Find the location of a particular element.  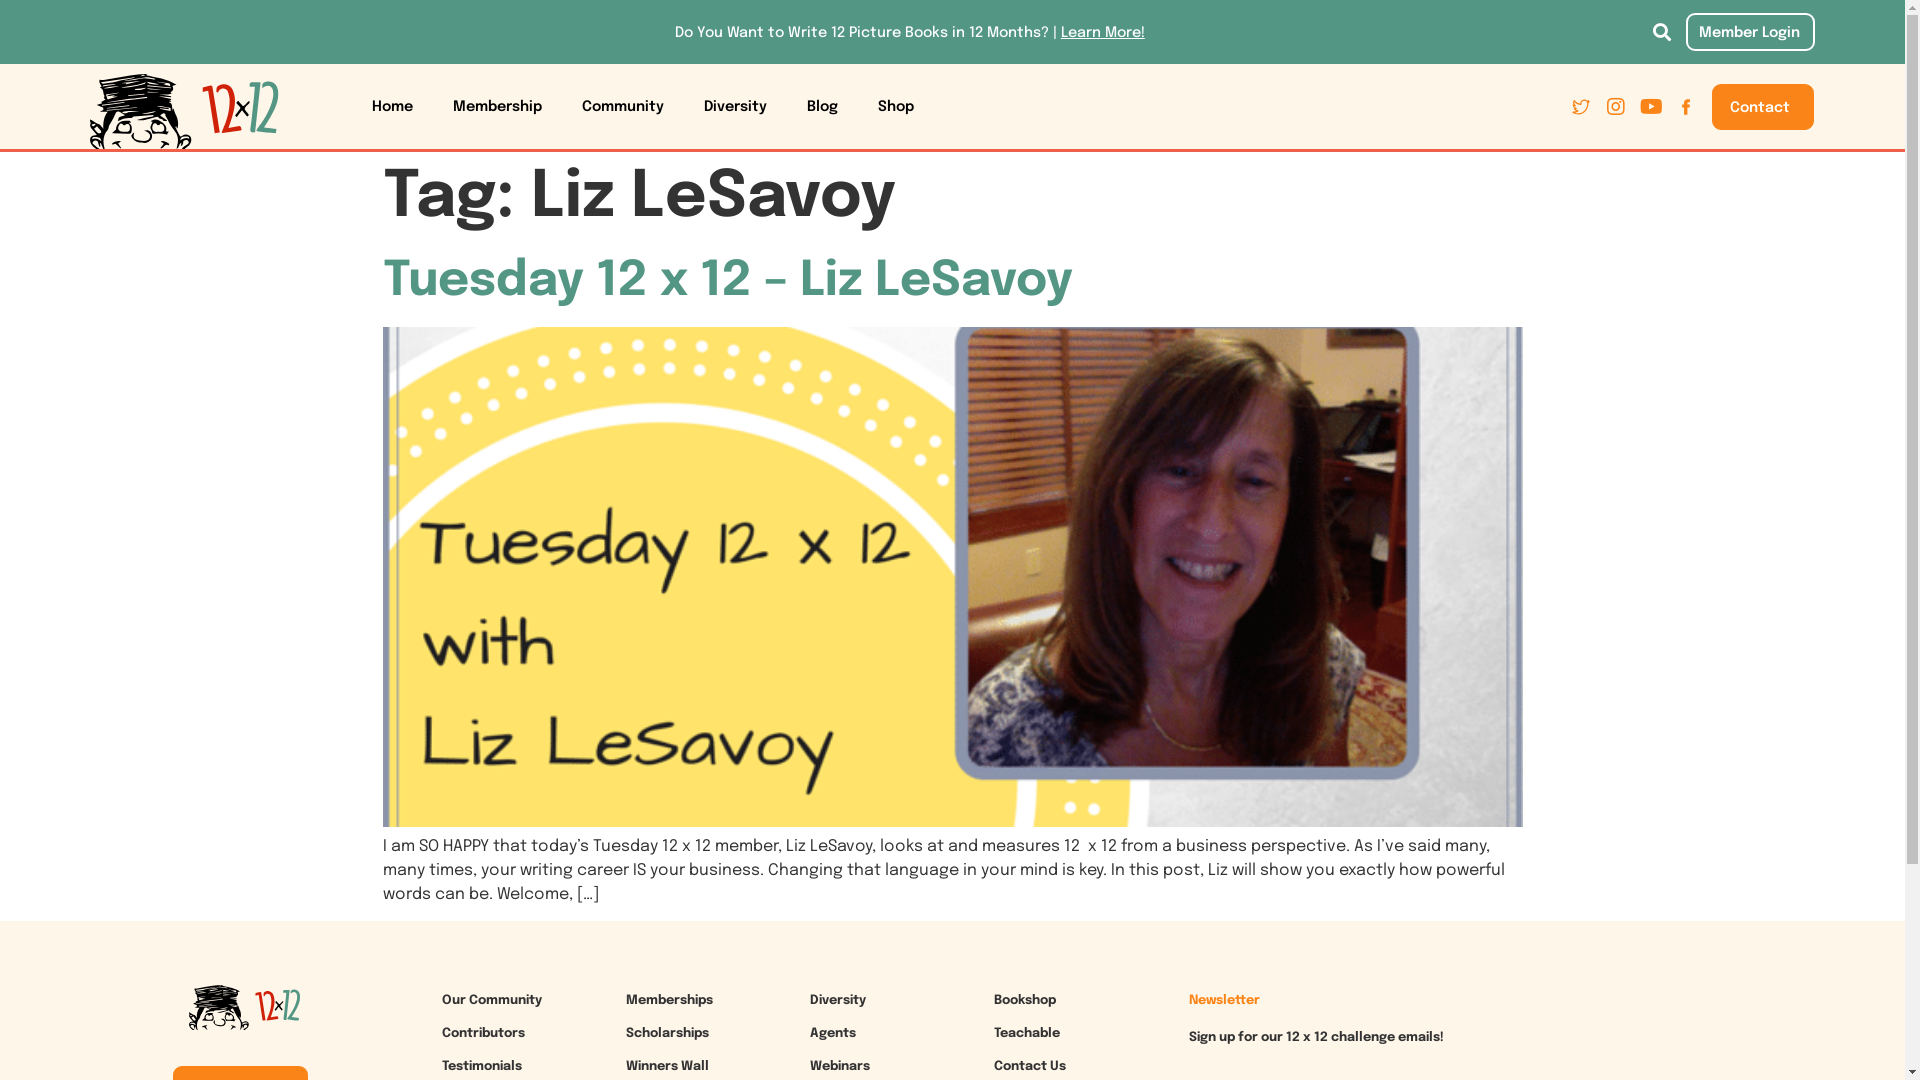

'Learn' is located at coordinates (1079, 33).